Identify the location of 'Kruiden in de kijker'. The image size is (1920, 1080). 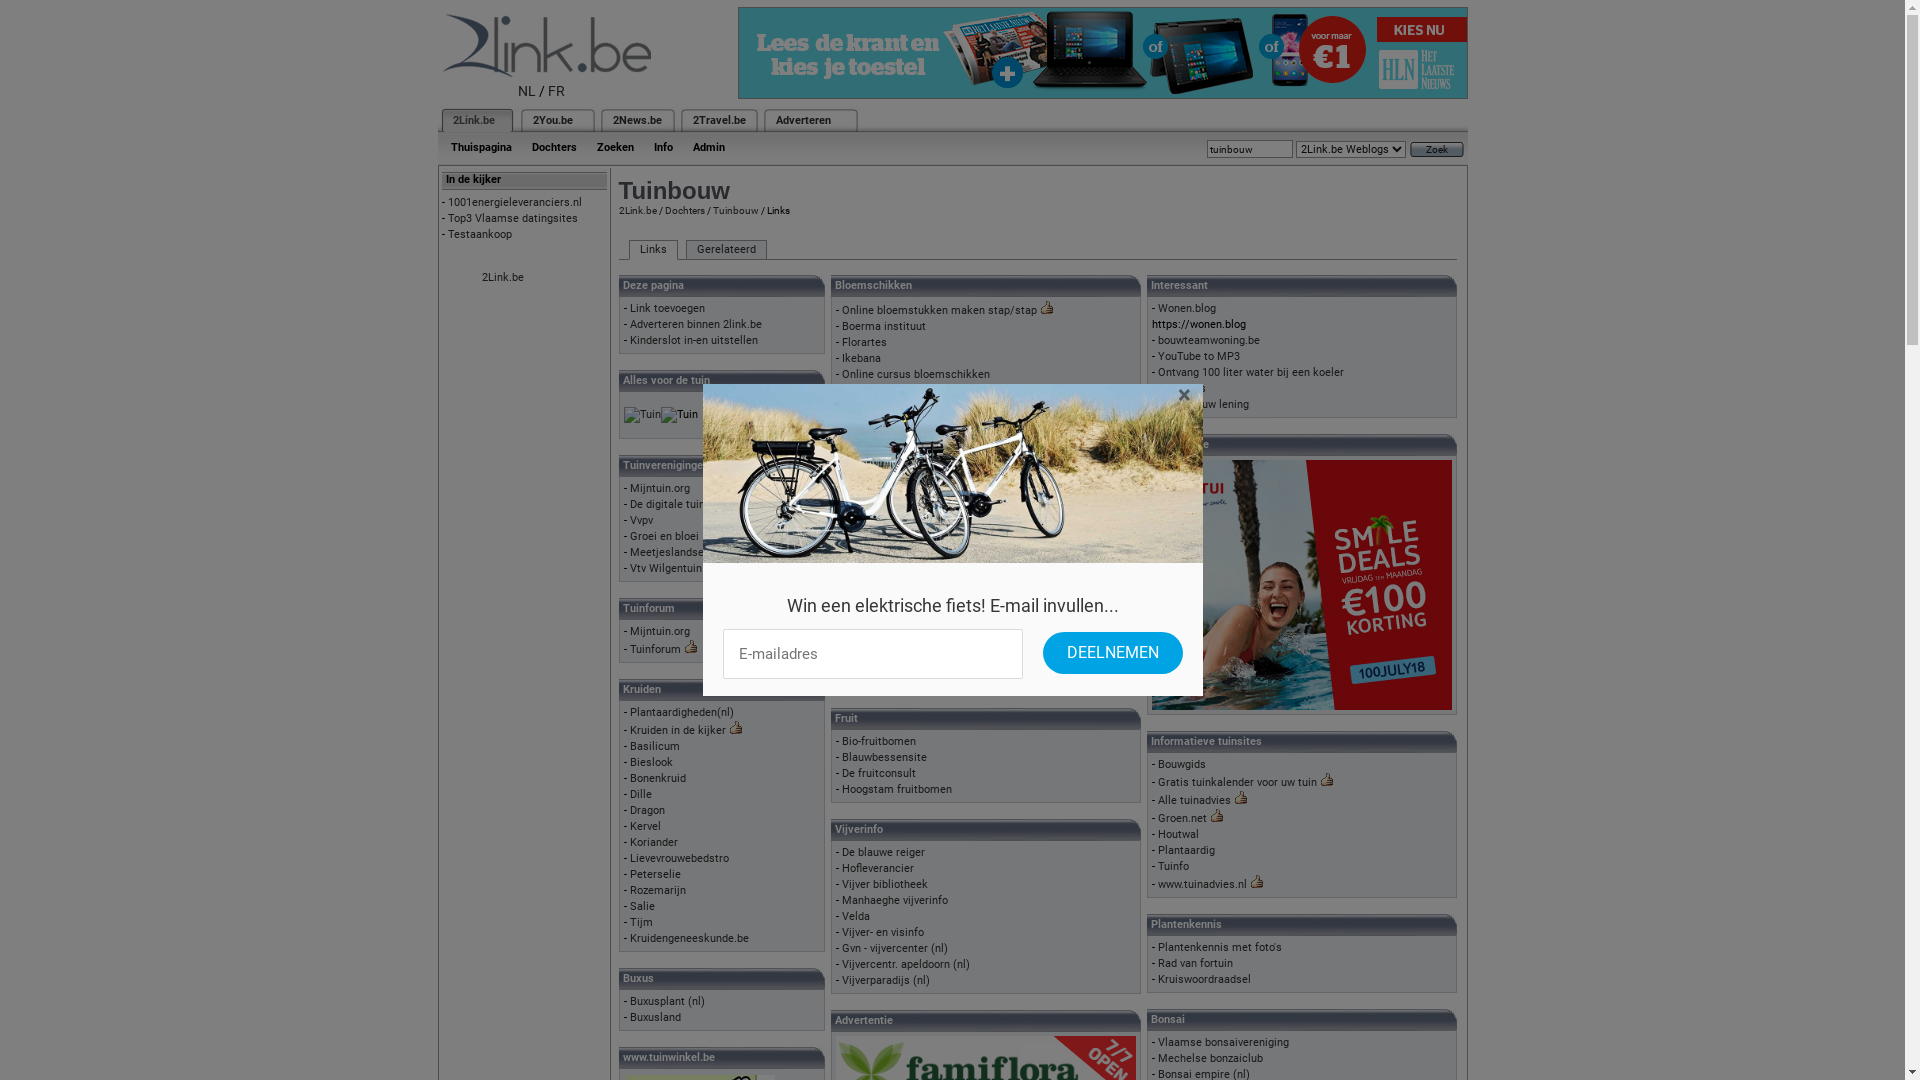
(677, 730).